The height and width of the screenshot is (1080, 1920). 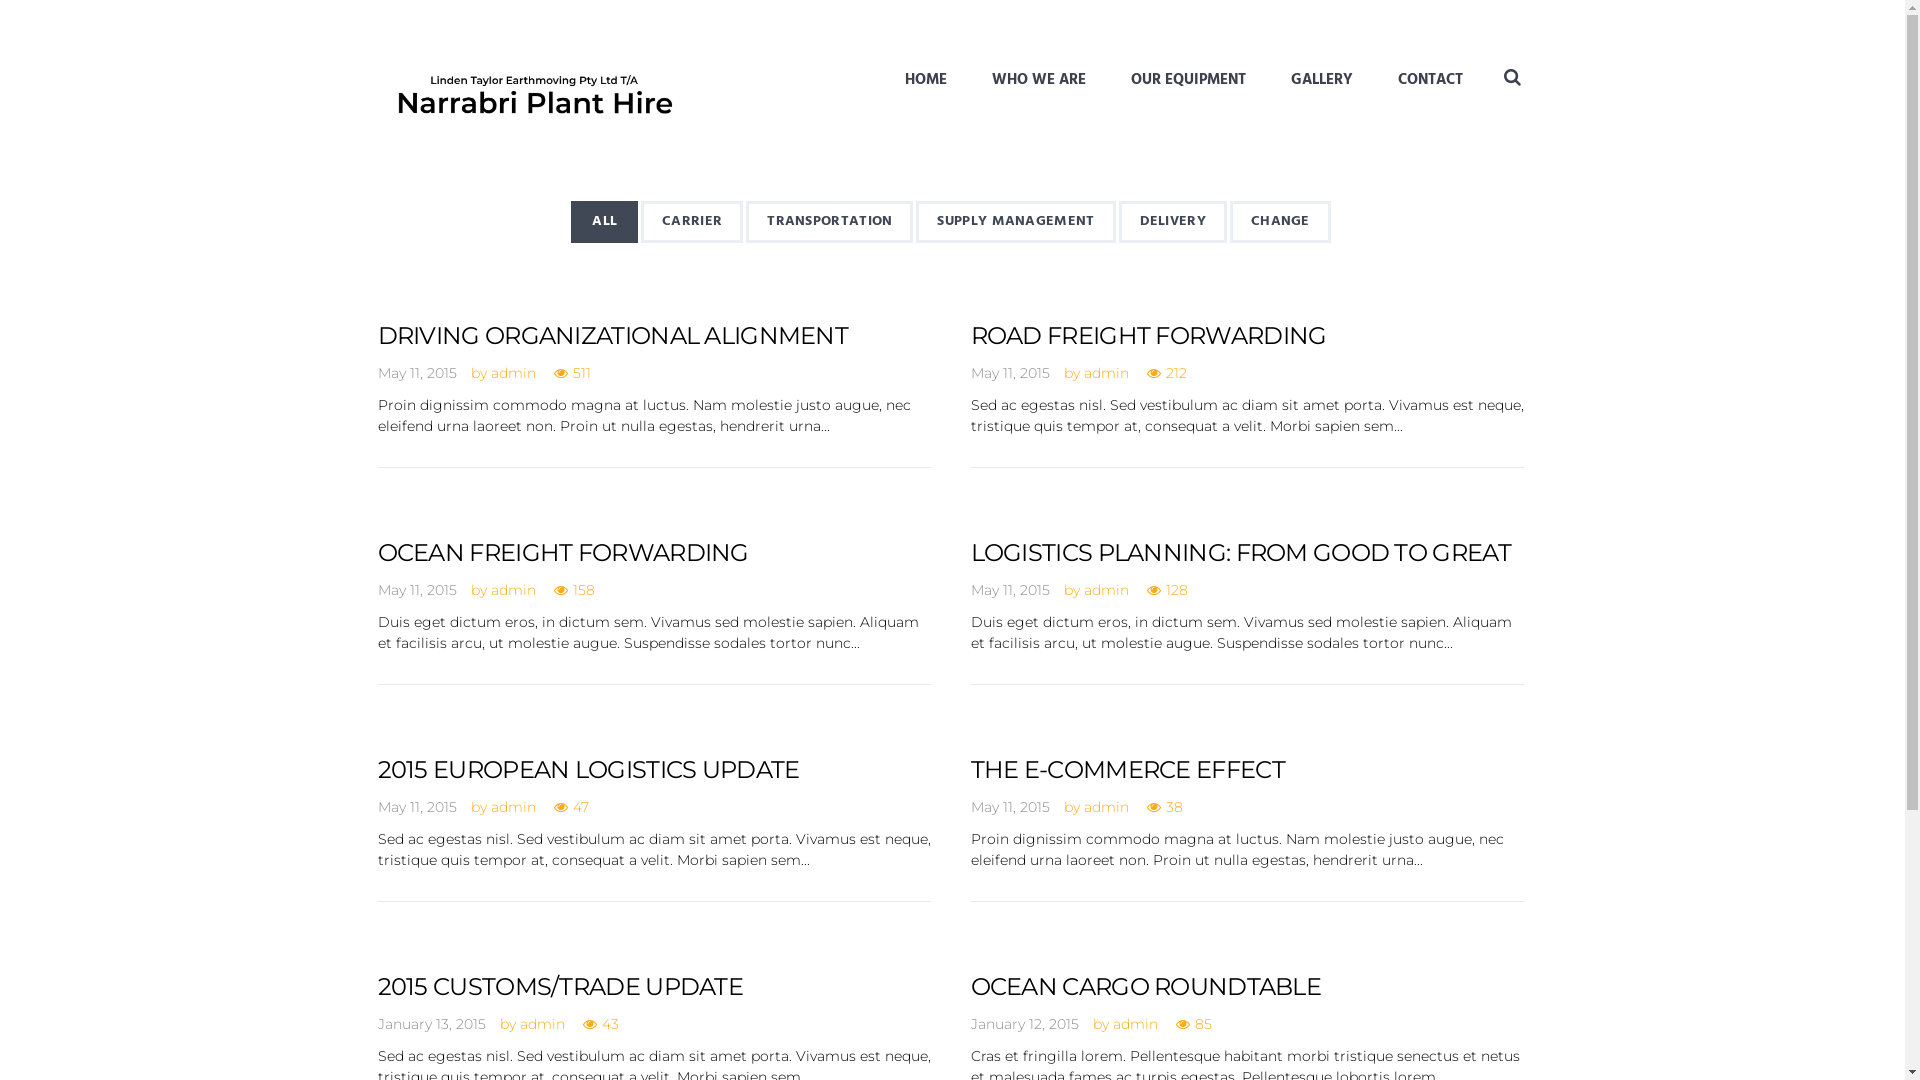 What do you see at coordinates (1127, 769) in the screenshot?
I see `'THE E-COMMERCE EFFECT'` at bounding box center [1127, 769].